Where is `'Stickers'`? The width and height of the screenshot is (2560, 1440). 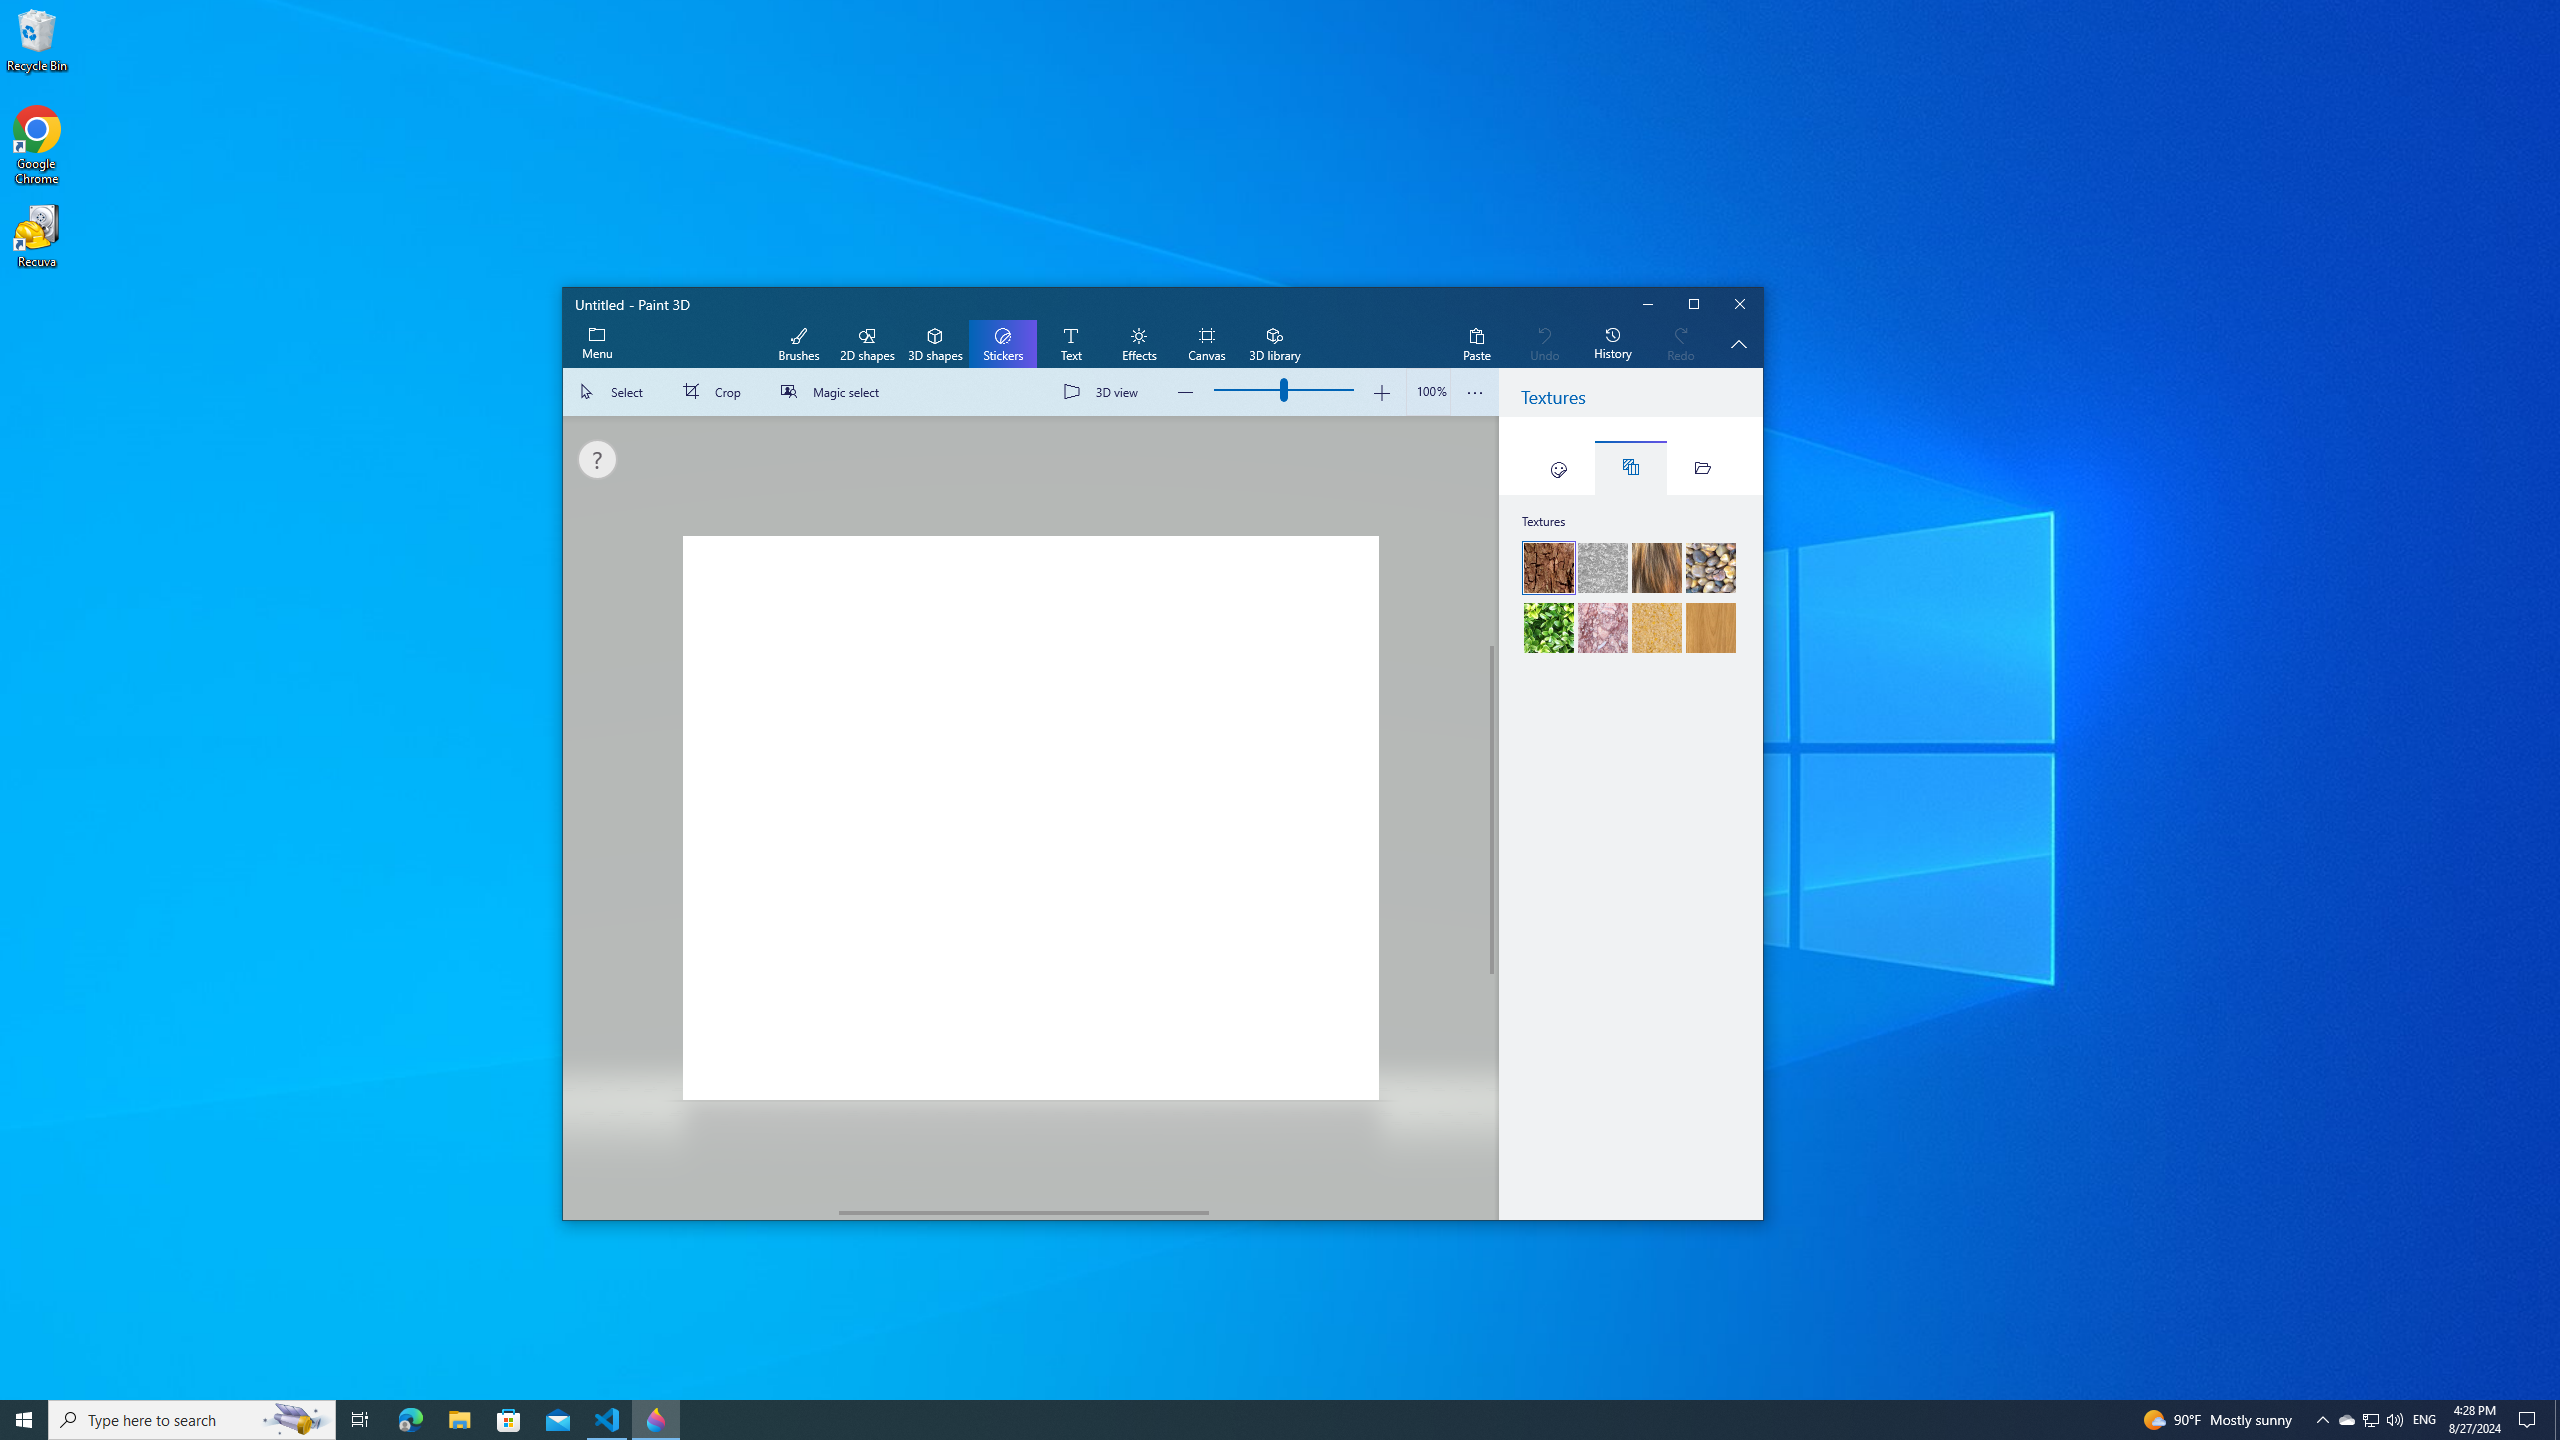
'Stickers' is located at coordinates (1002, 344).